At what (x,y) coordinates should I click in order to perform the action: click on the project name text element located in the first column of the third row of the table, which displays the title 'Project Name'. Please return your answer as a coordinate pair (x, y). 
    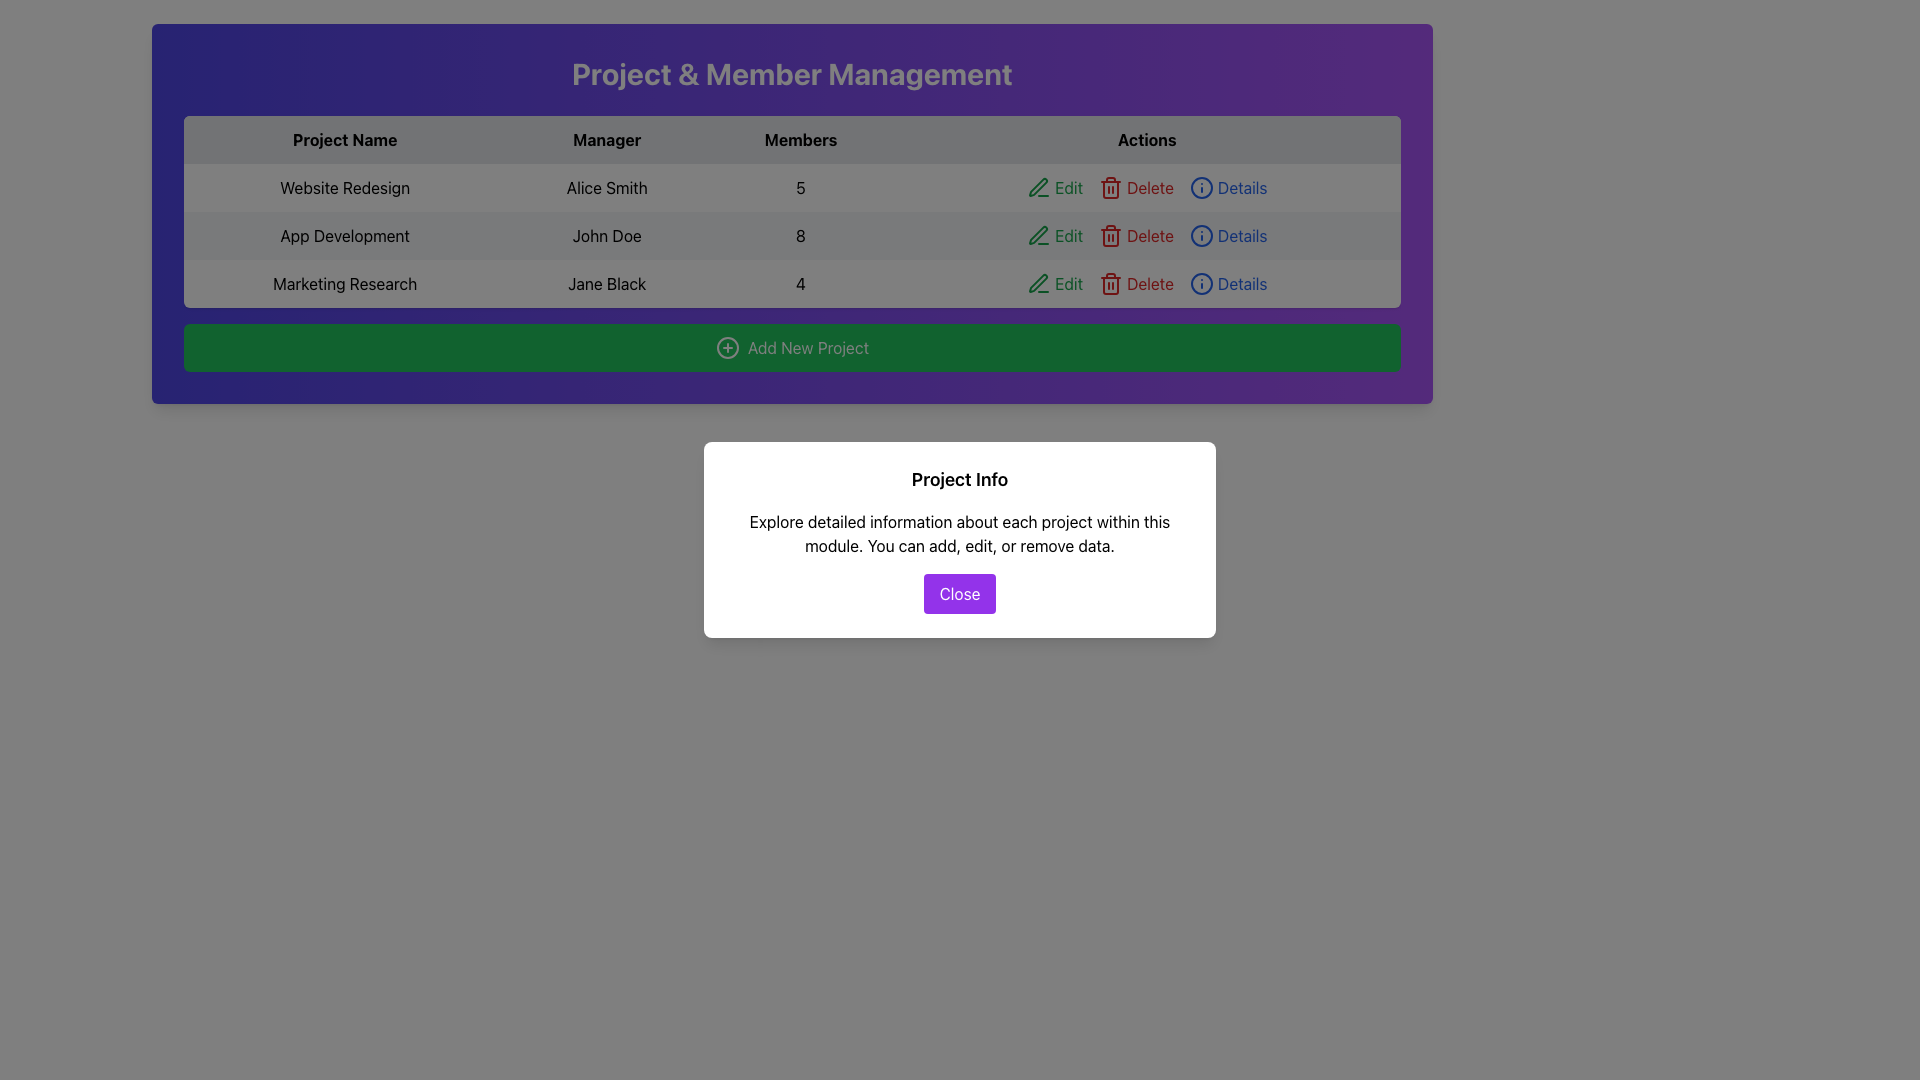
    Looking at the image, I should click on (345, 284).